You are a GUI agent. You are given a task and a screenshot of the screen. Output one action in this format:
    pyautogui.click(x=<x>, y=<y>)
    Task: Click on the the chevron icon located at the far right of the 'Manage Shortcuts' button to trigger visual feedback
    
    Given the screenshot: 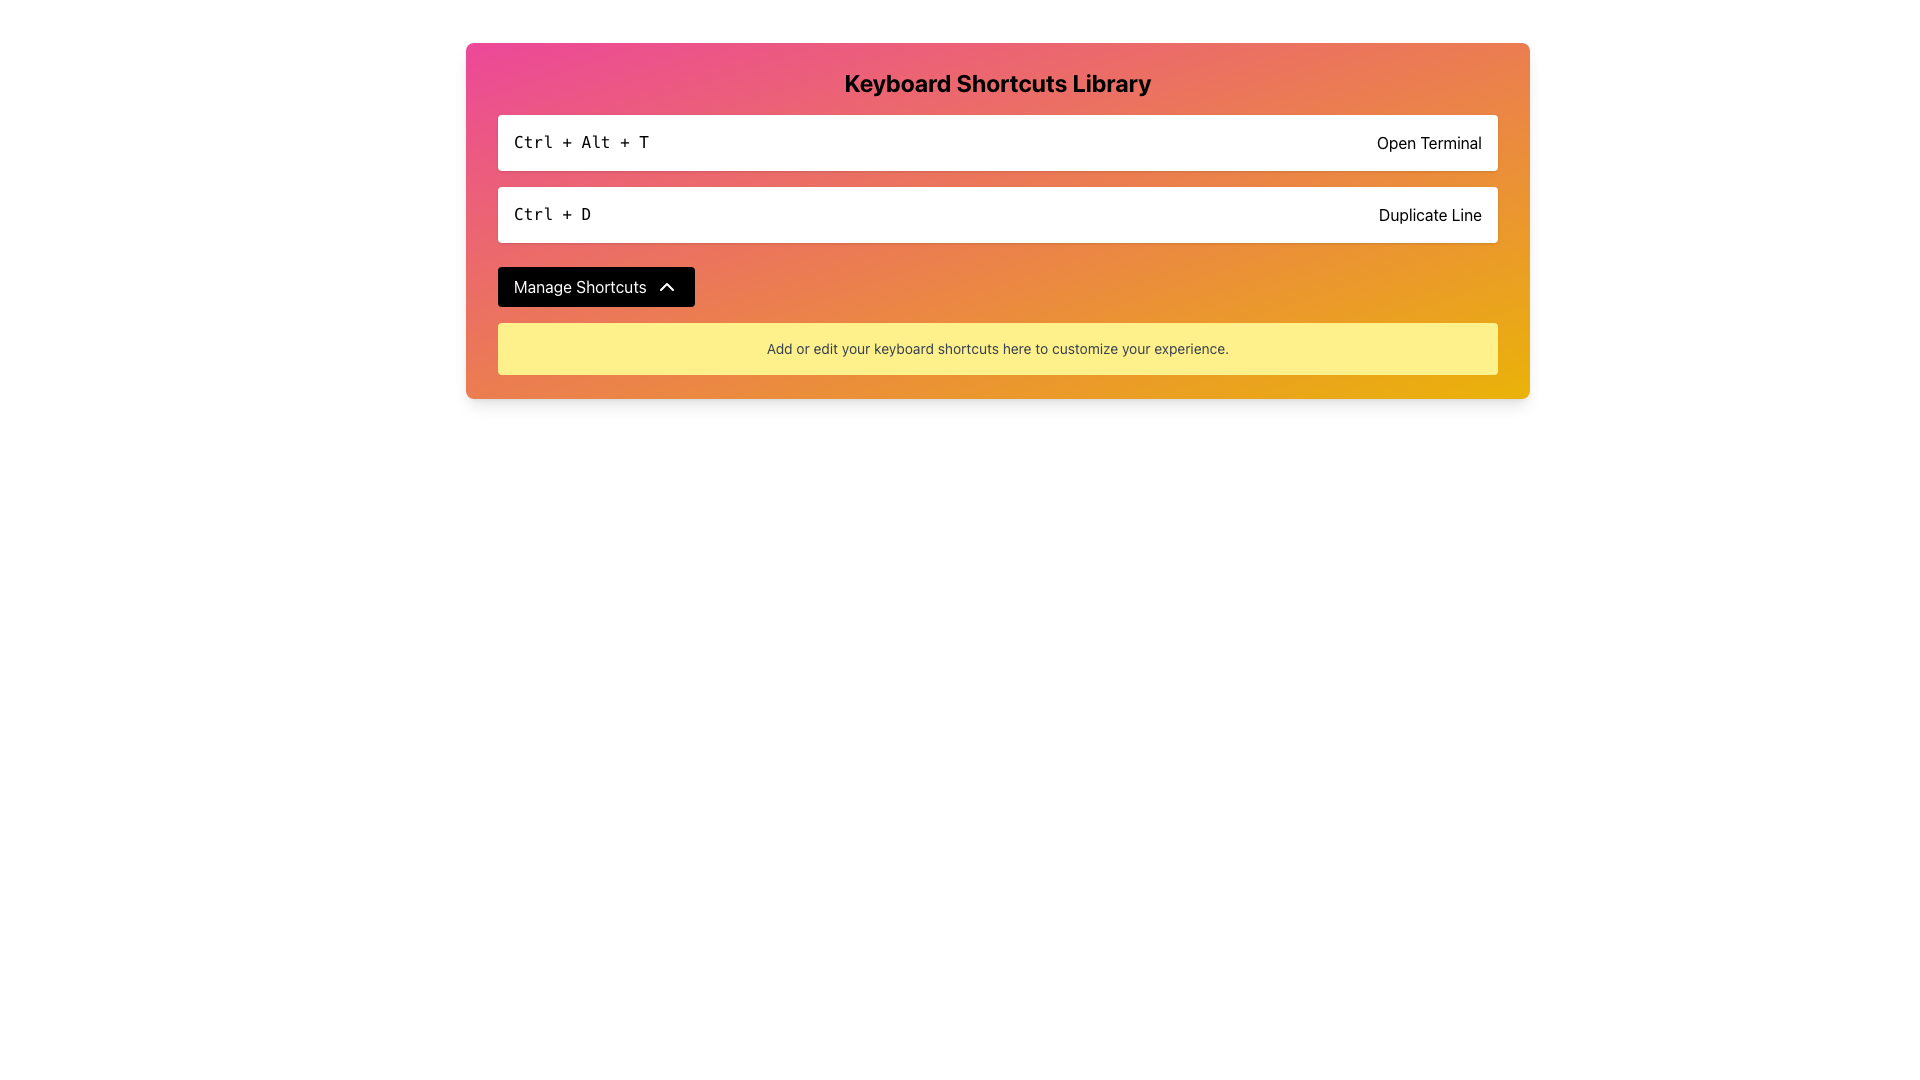 What is the action you would take?
    pyautogui.click(x=666, y=286)
    